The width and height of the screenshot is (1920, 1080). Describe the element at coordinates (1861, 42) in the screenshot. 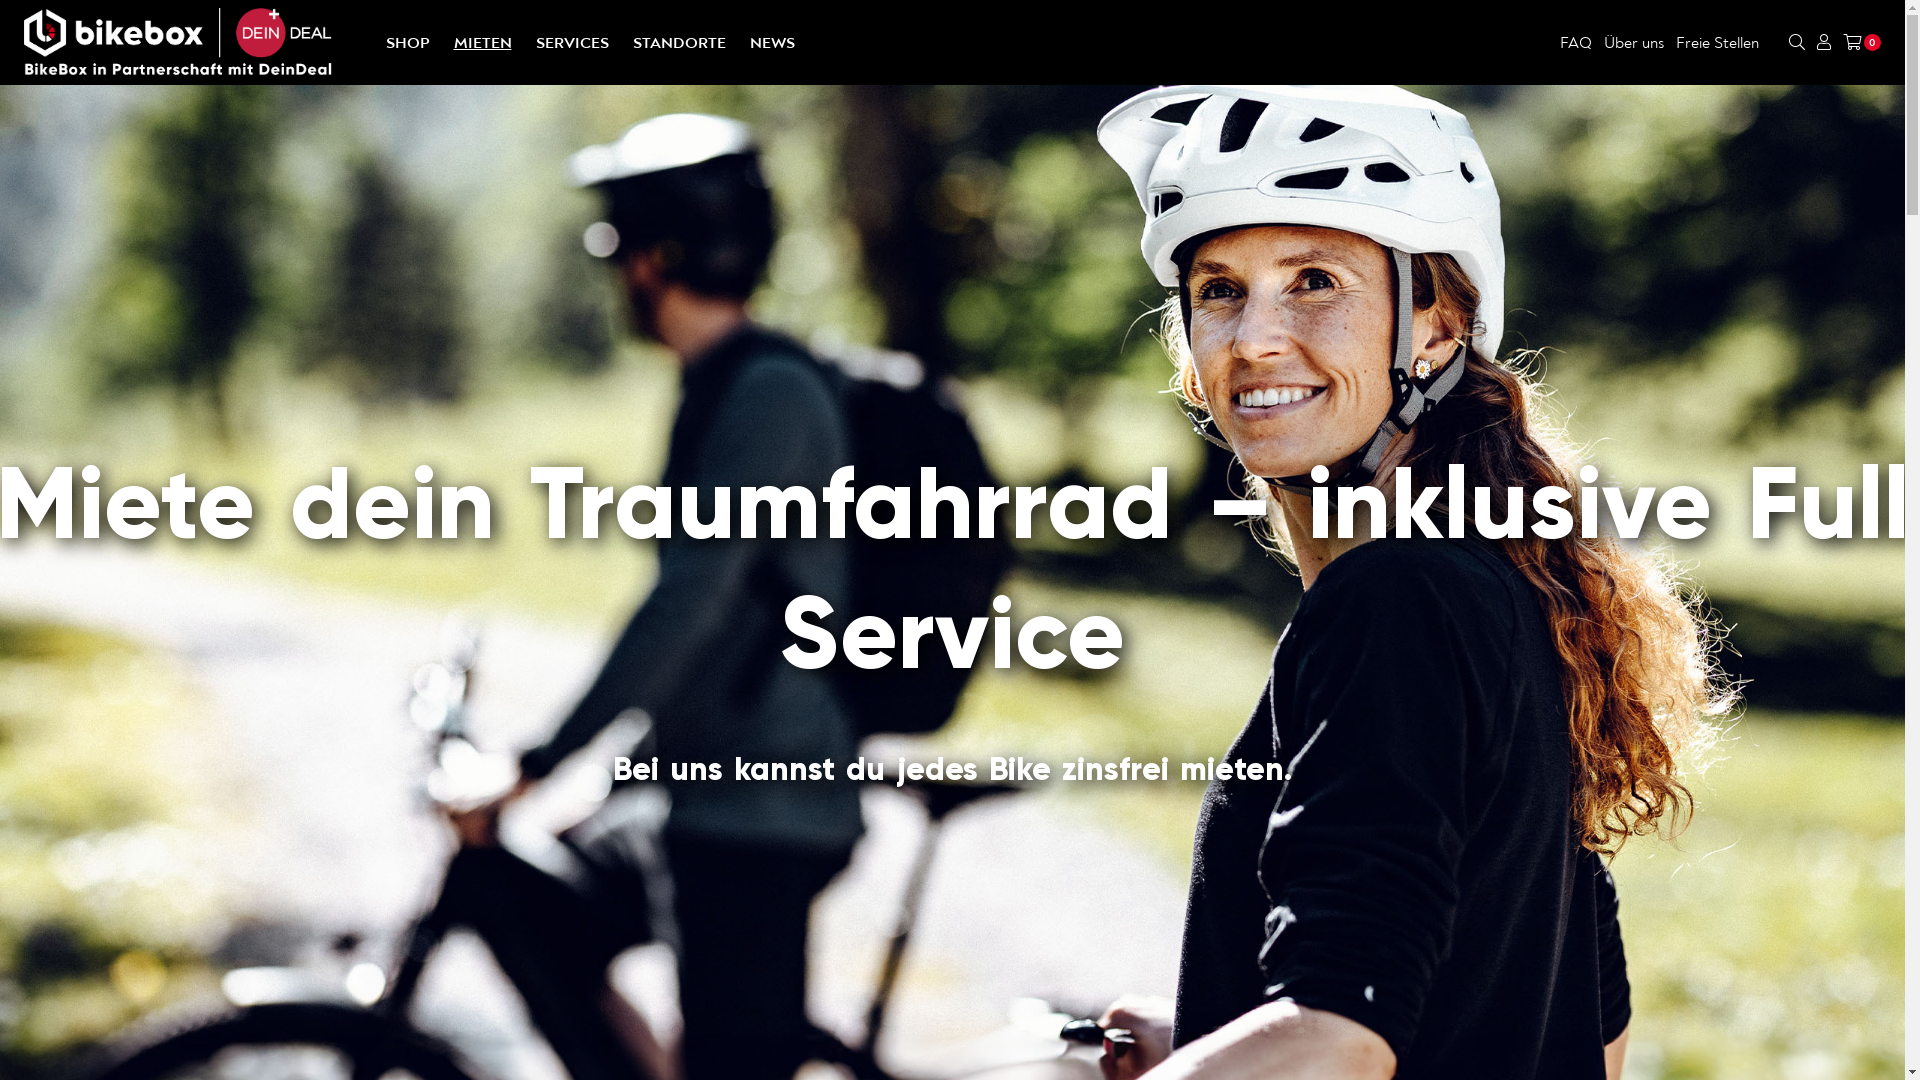

I see `'0'` at that location.